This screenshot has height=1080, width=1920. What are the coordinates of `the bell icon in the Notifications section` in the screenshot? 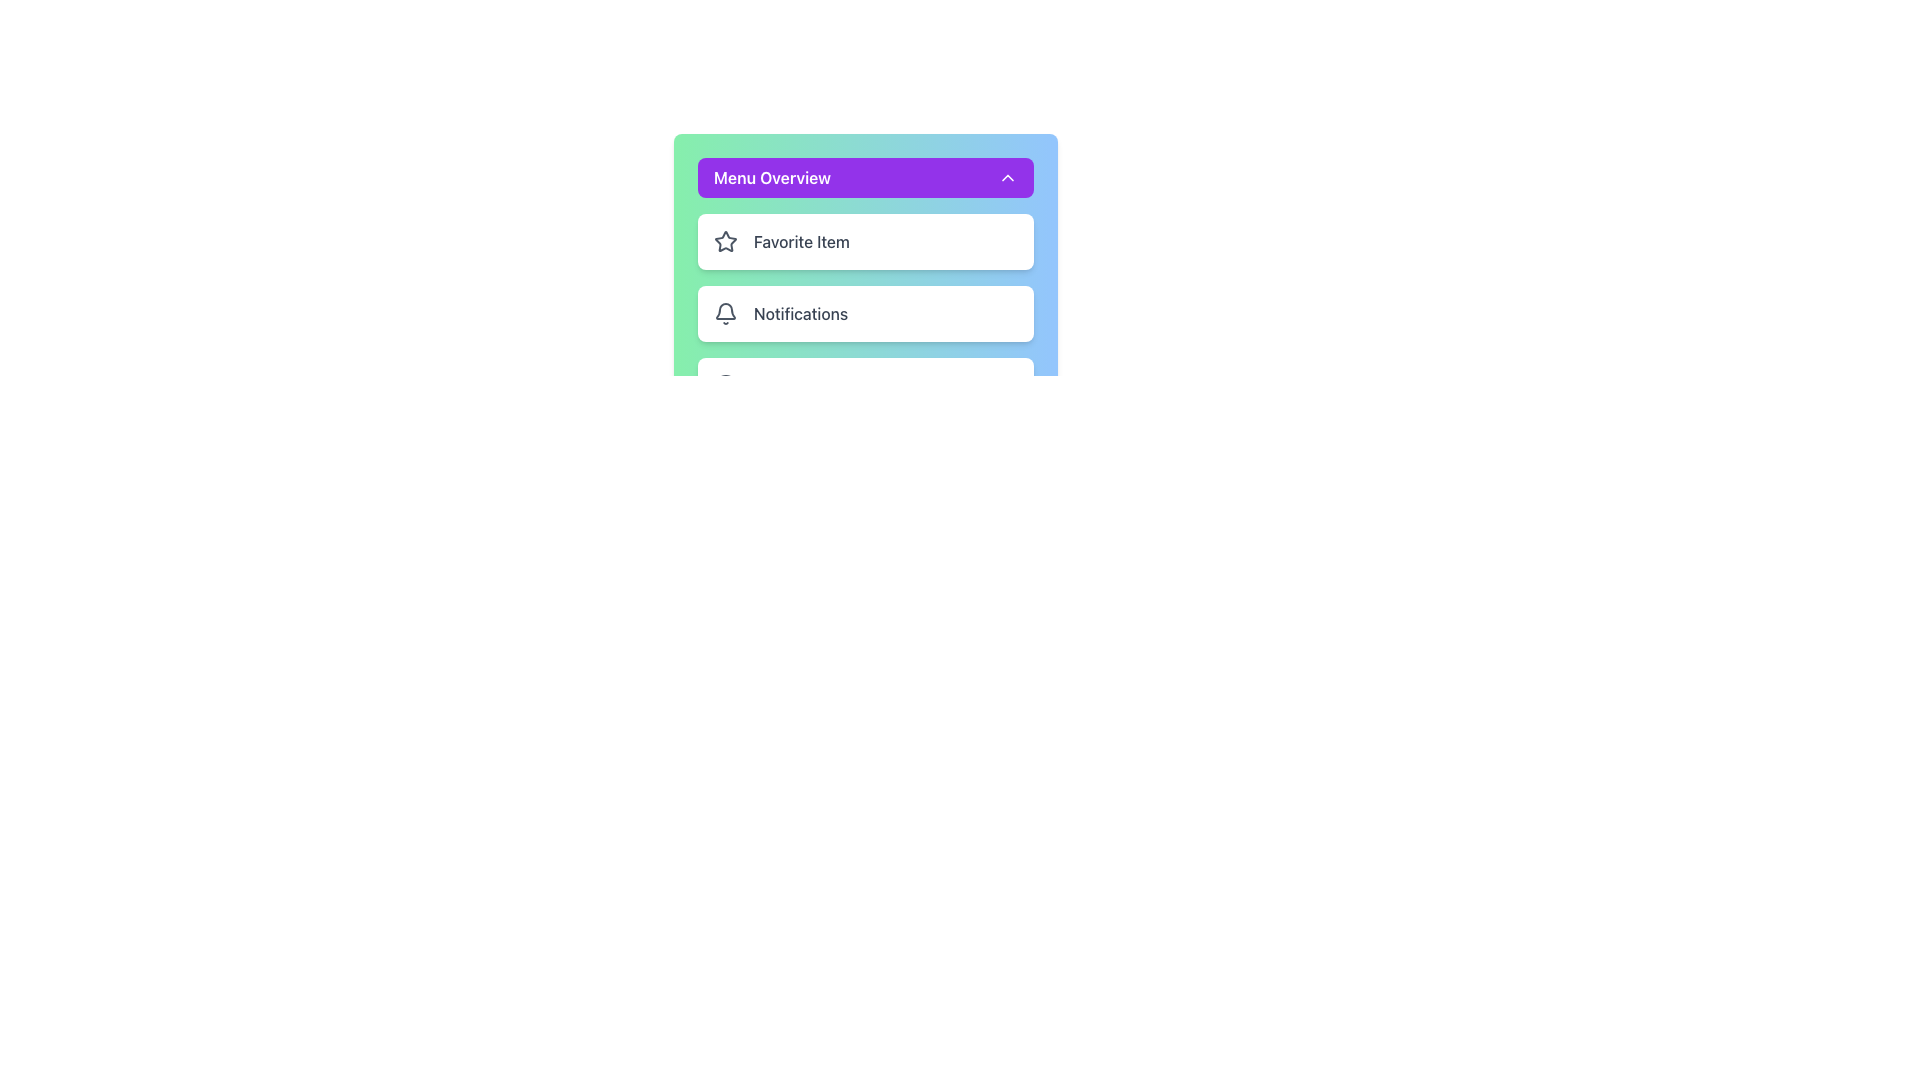 It's located at (724, 311).